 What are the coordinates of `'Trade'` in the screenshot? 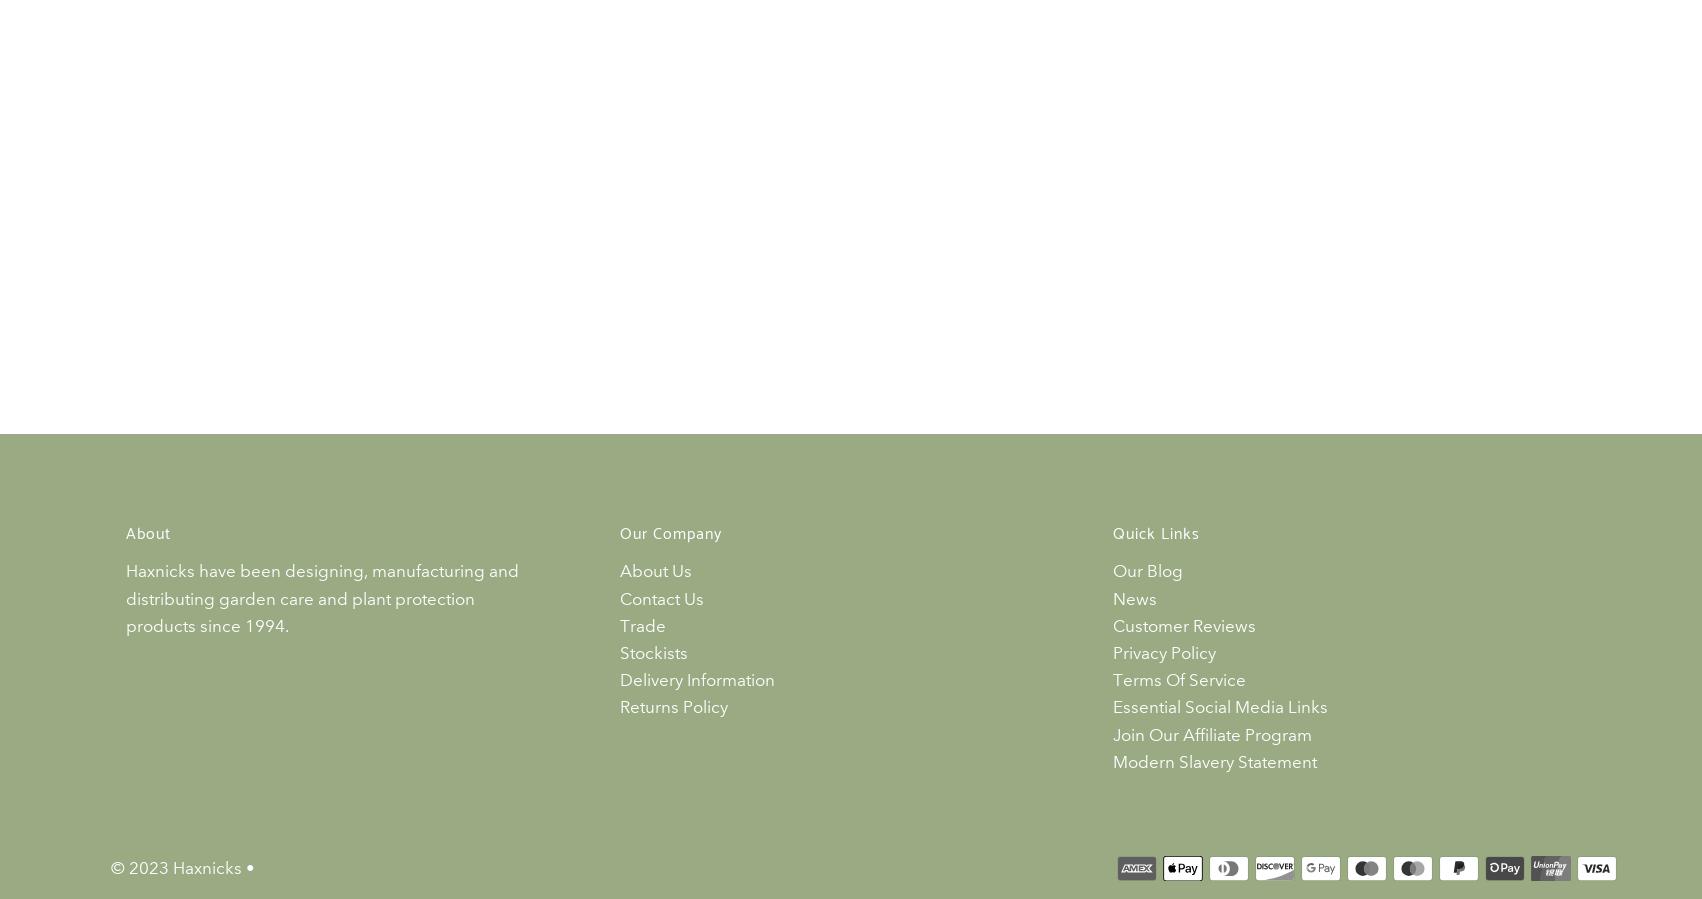 It's located at (641, 624).